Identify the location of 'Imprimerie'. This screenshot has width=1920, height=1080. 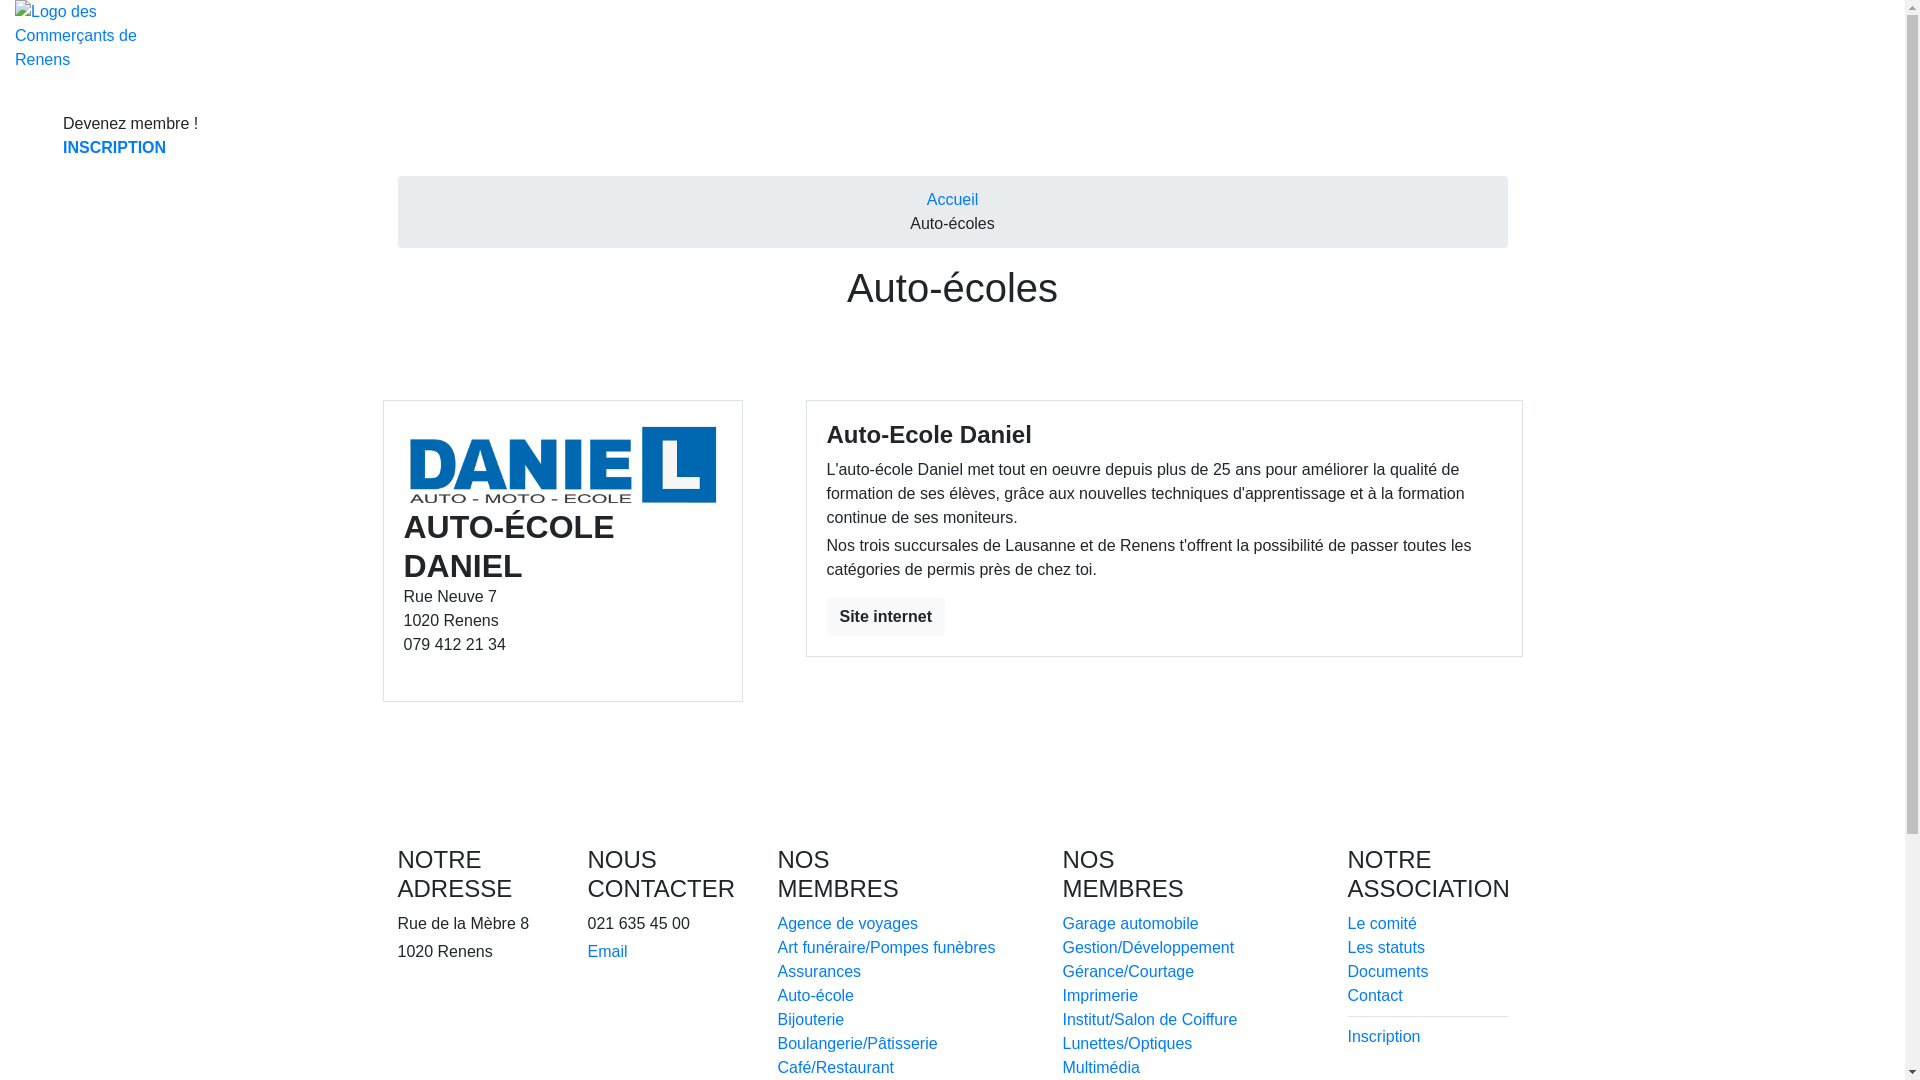
(1098, 995).